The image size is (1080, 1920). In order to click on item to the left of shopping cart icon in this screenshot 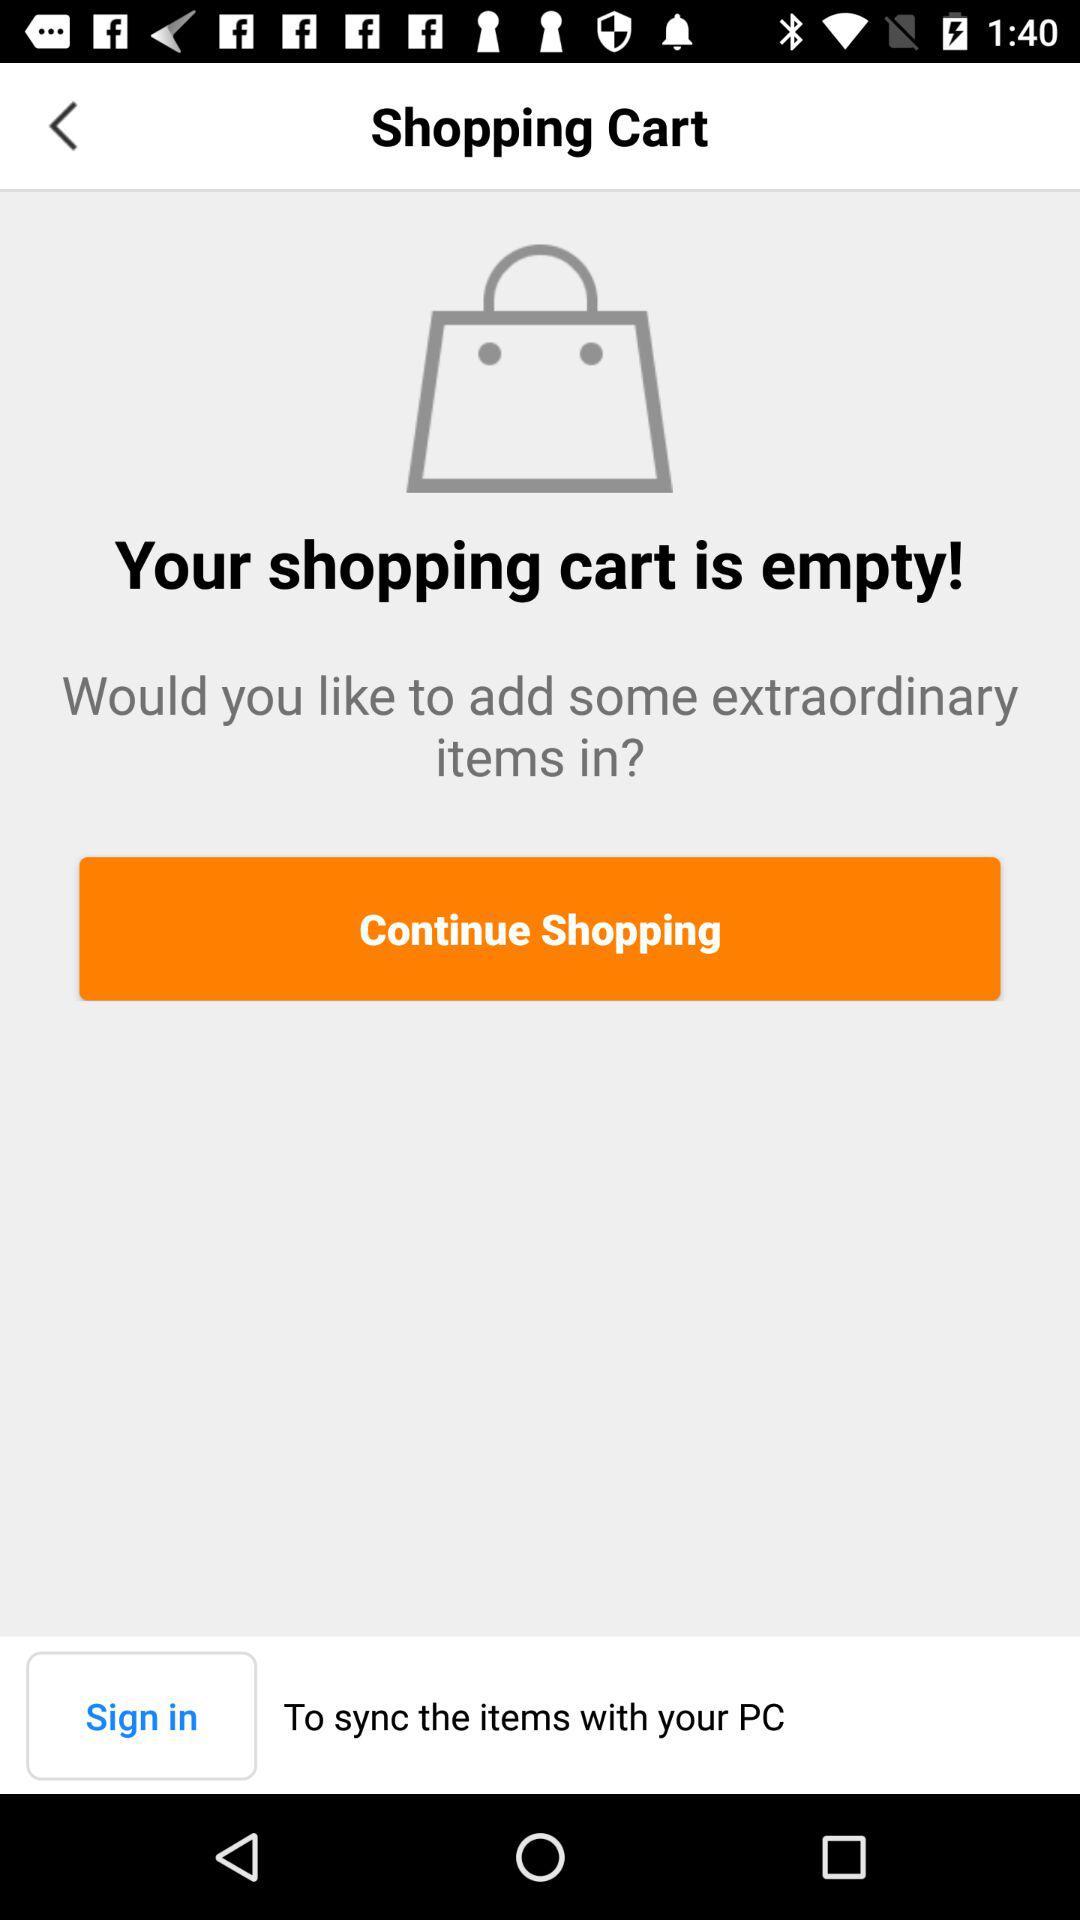, I will do `click(61, 124)`.